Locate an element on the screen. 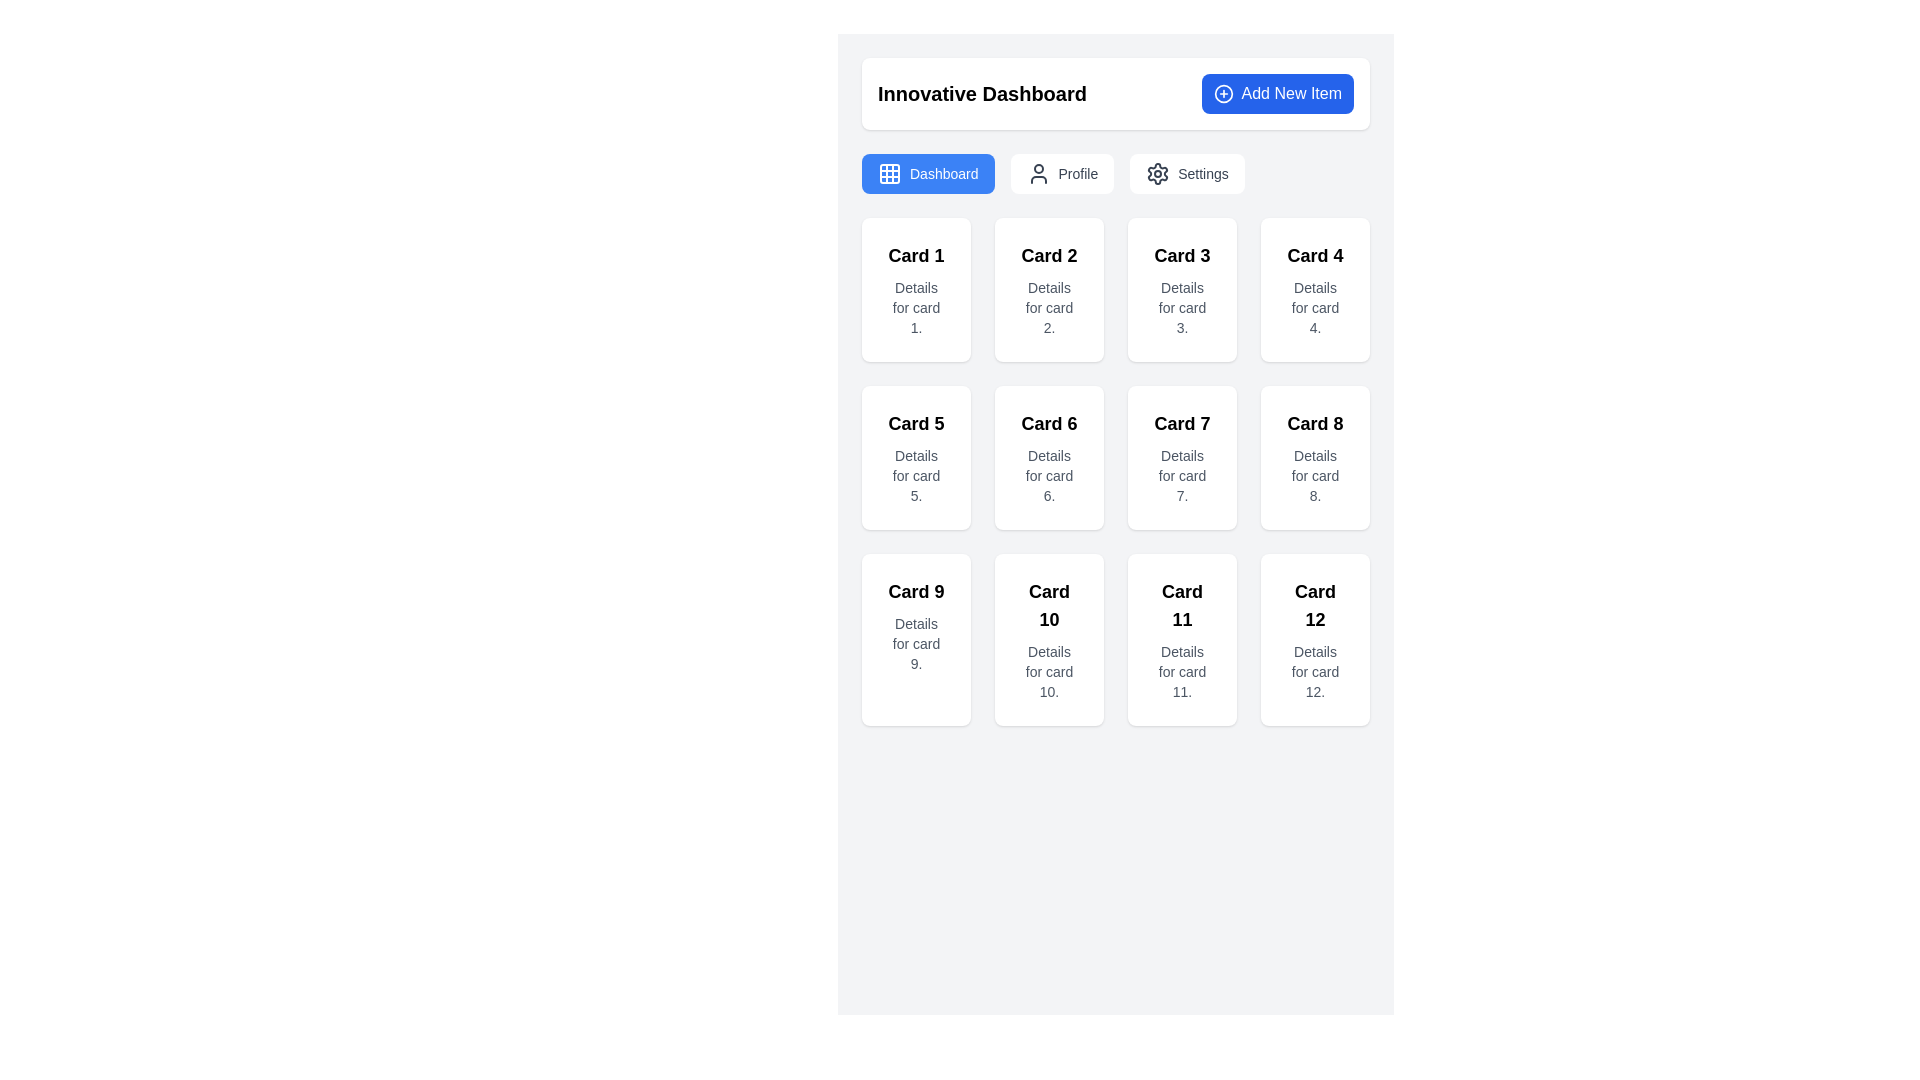 The height and width of the screenshot is (1080, 1920). the 'Dashboard' text label within the blue rounded button in the top-left corner of the navigation menu is located at coordinates (943, 172).